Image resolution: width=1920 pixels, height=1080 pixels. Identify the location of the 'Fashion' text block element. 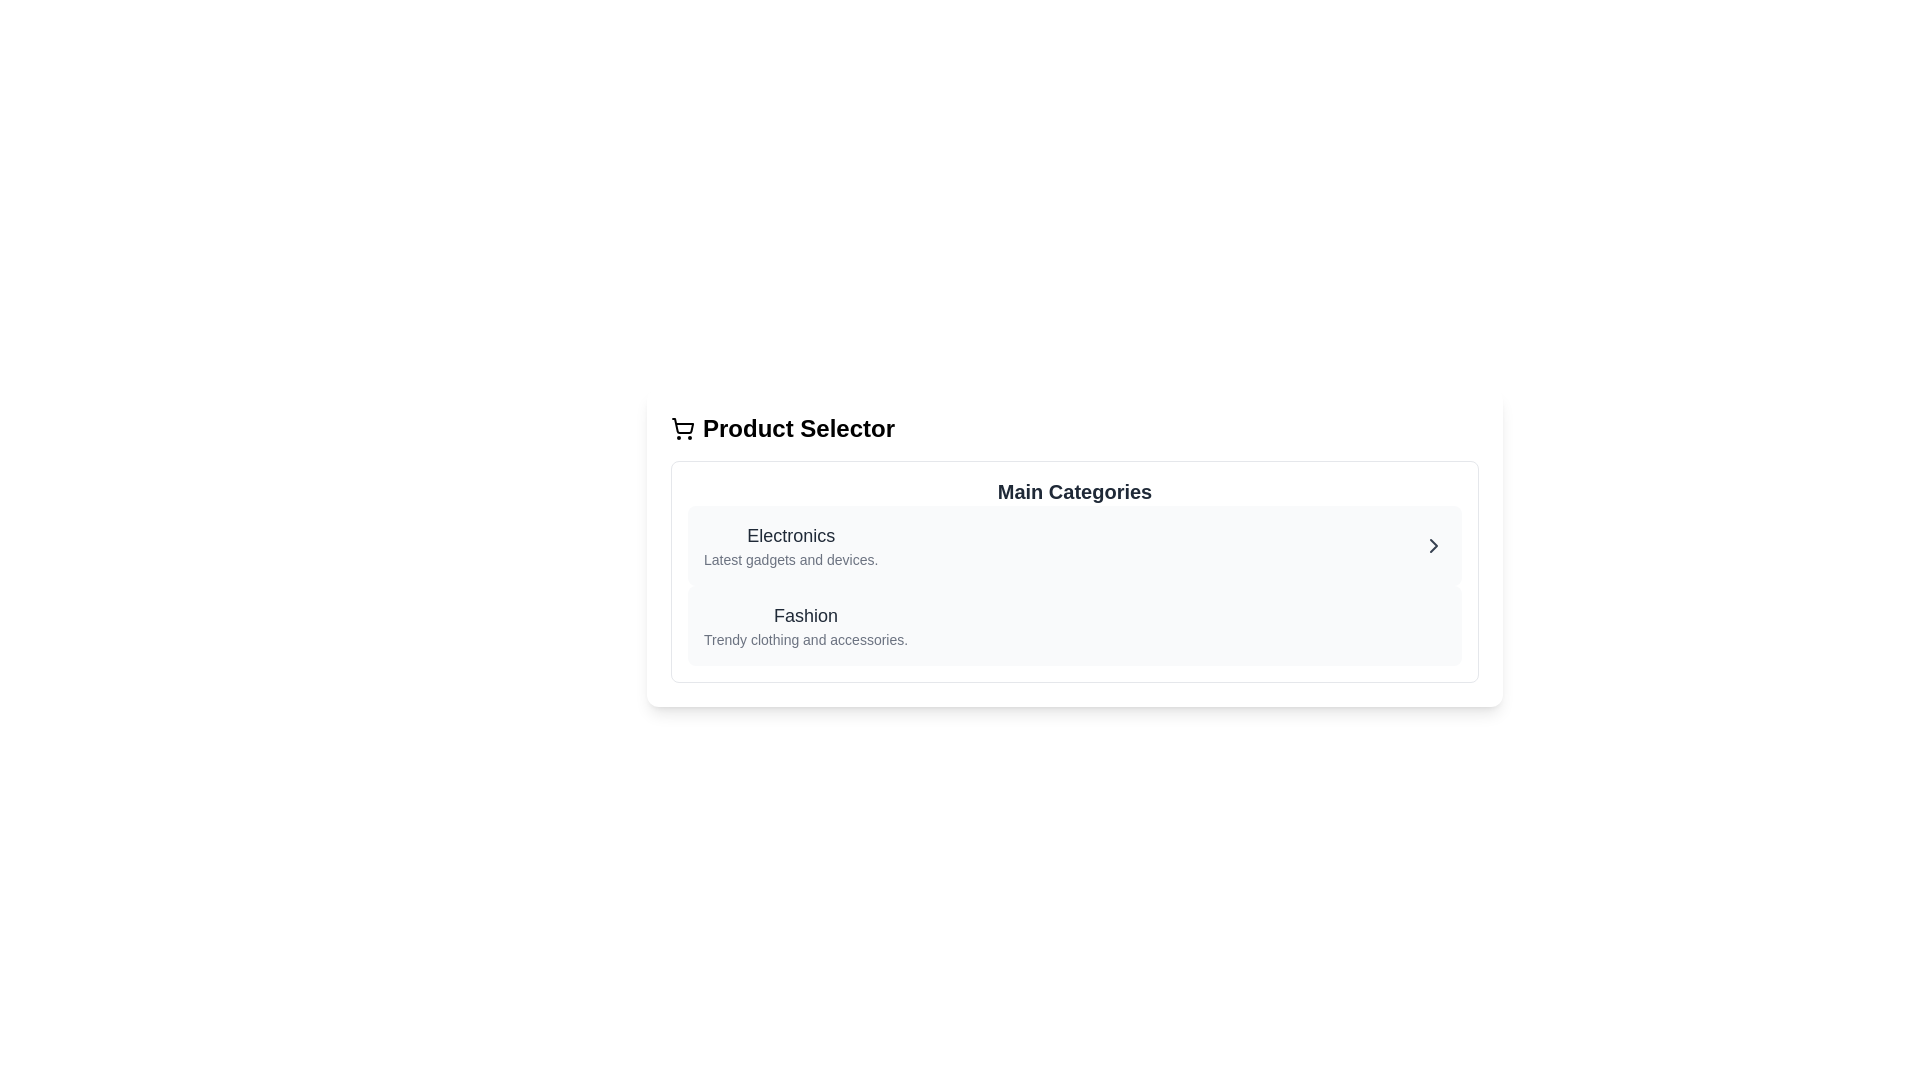
(806, 624).